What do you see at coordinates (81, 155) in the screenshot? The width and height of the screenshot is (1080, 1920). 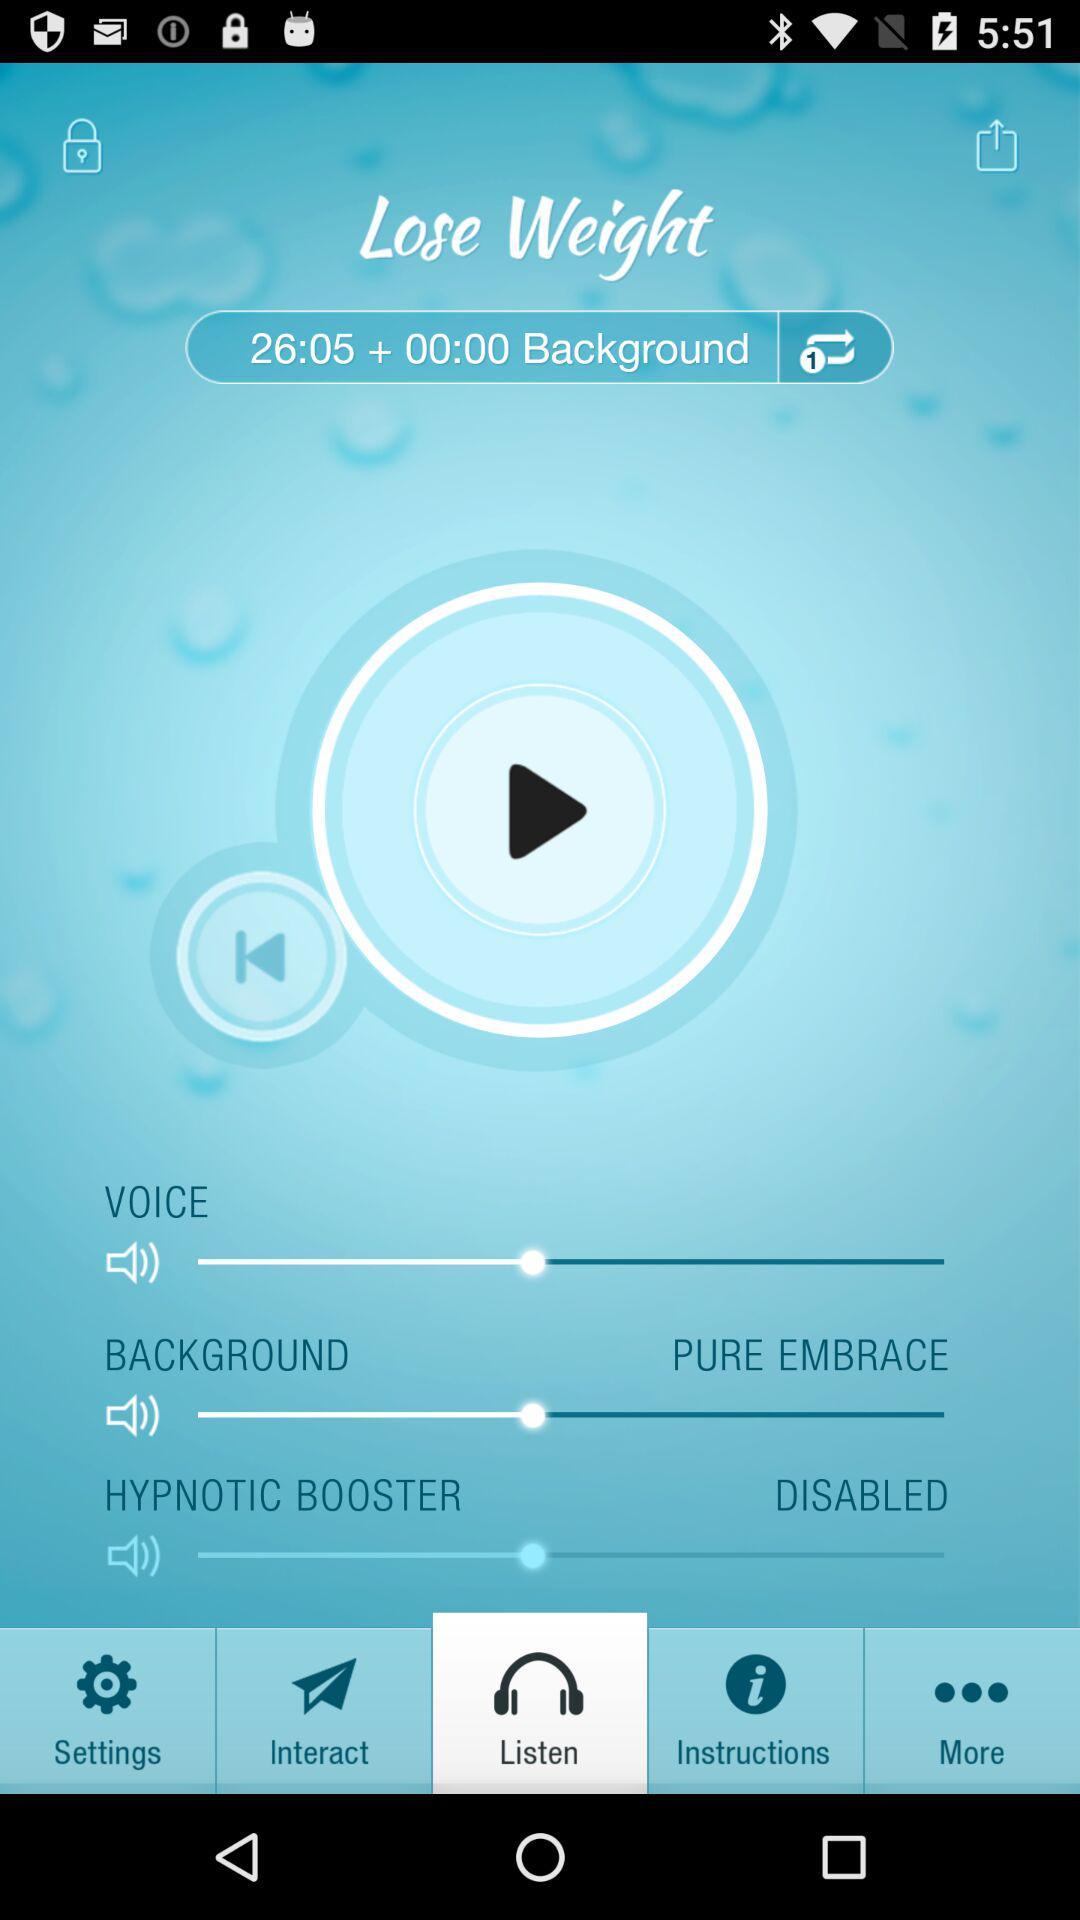 I see `the lock icon` at bounding box center [81, 155].